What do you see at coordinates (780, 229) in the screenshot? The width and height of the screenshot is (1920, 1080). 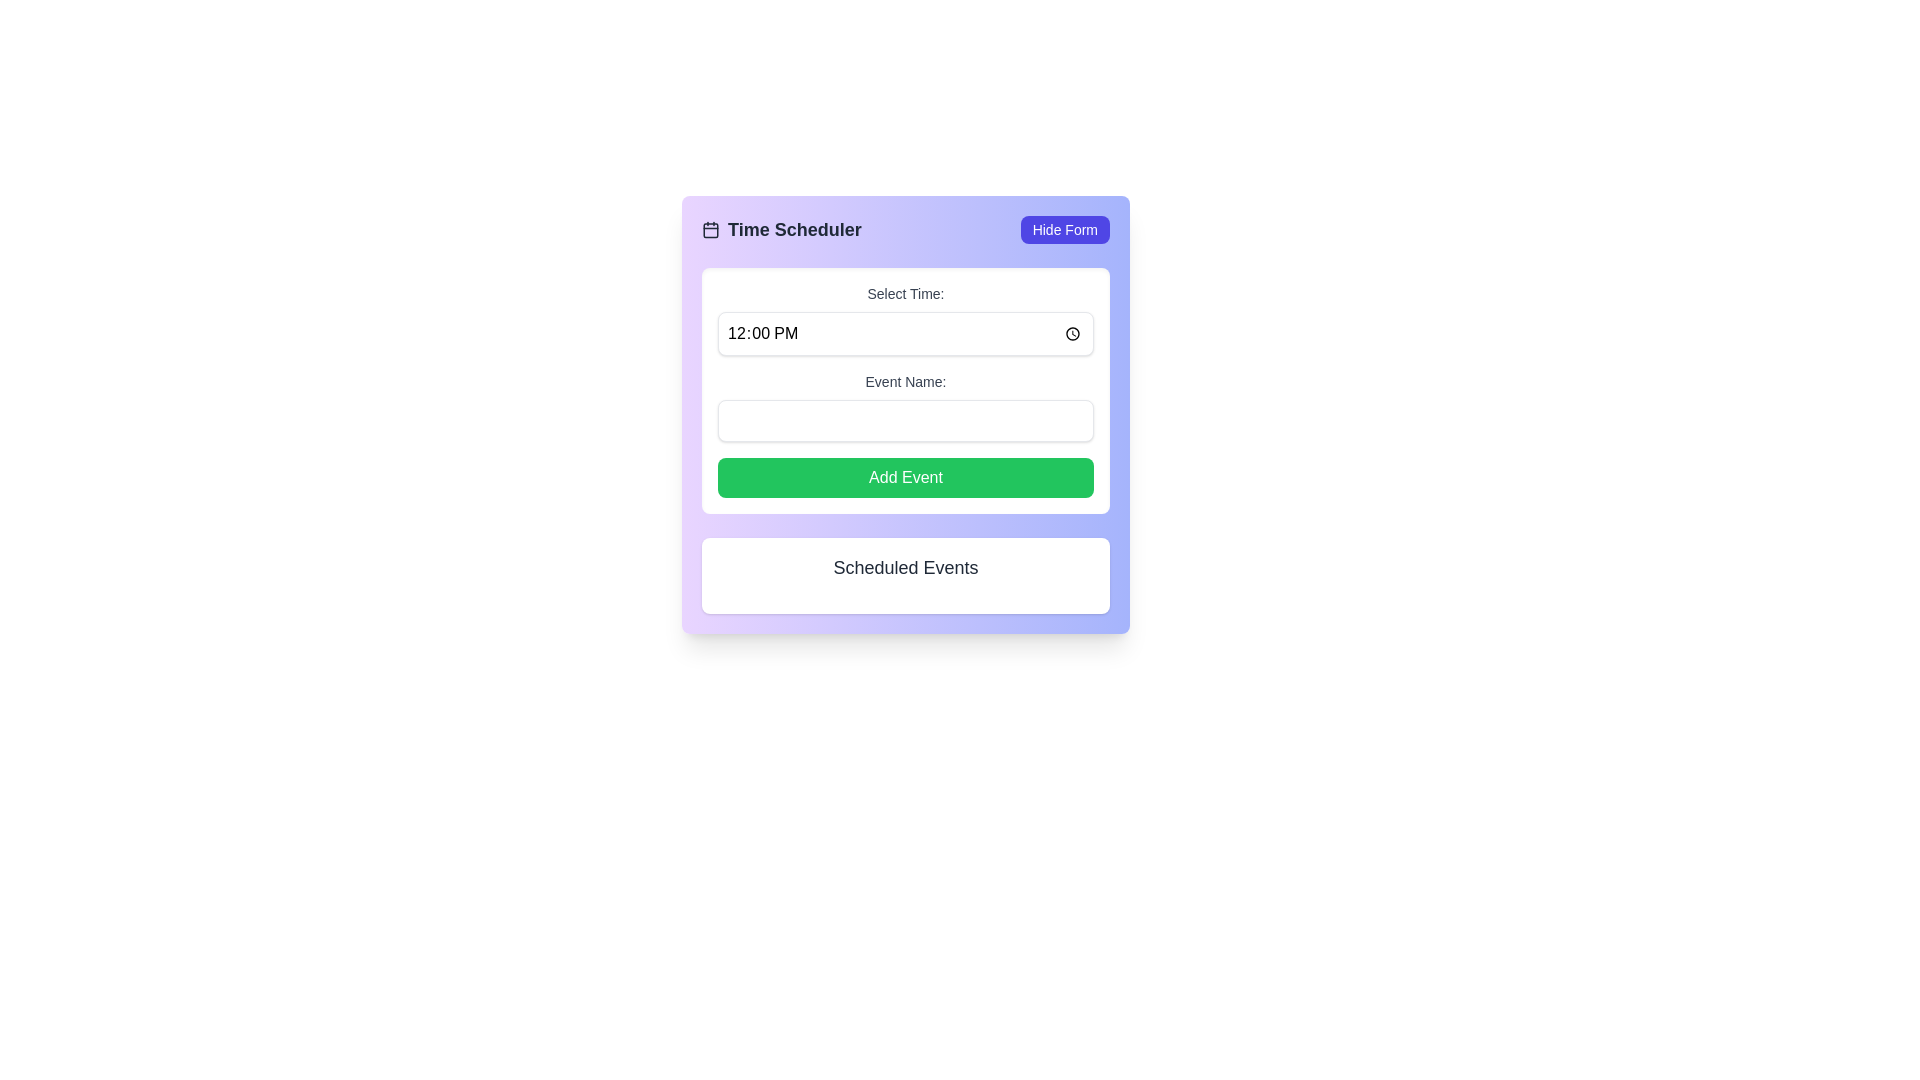 I see `header text labeled 'Time Scheduler' located in the upper-left corner of the form interface, which is styled in bold gray and accompanied by a calendar icon` at bounding box center [780, 229].